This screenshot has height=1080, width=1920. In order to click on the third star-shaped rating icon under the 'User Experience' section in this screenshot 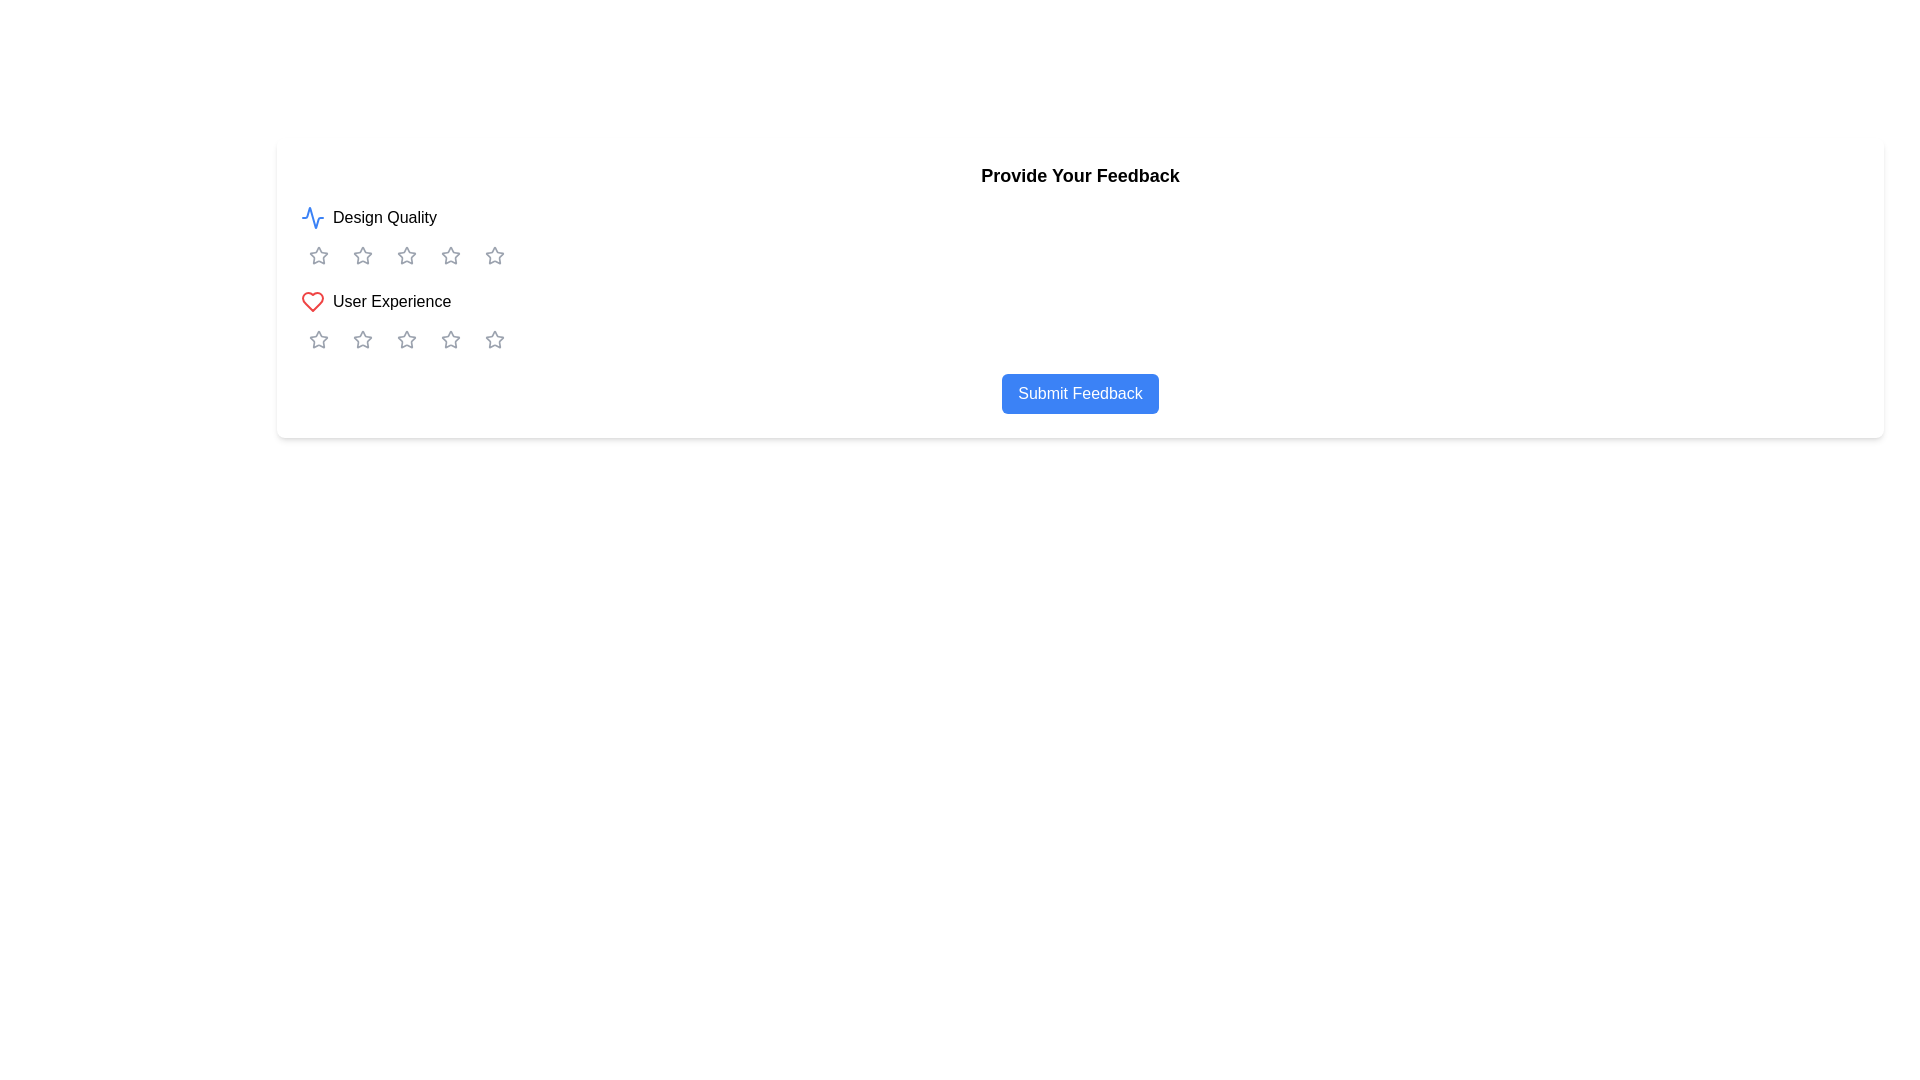, I will do `click(406, 338)`.